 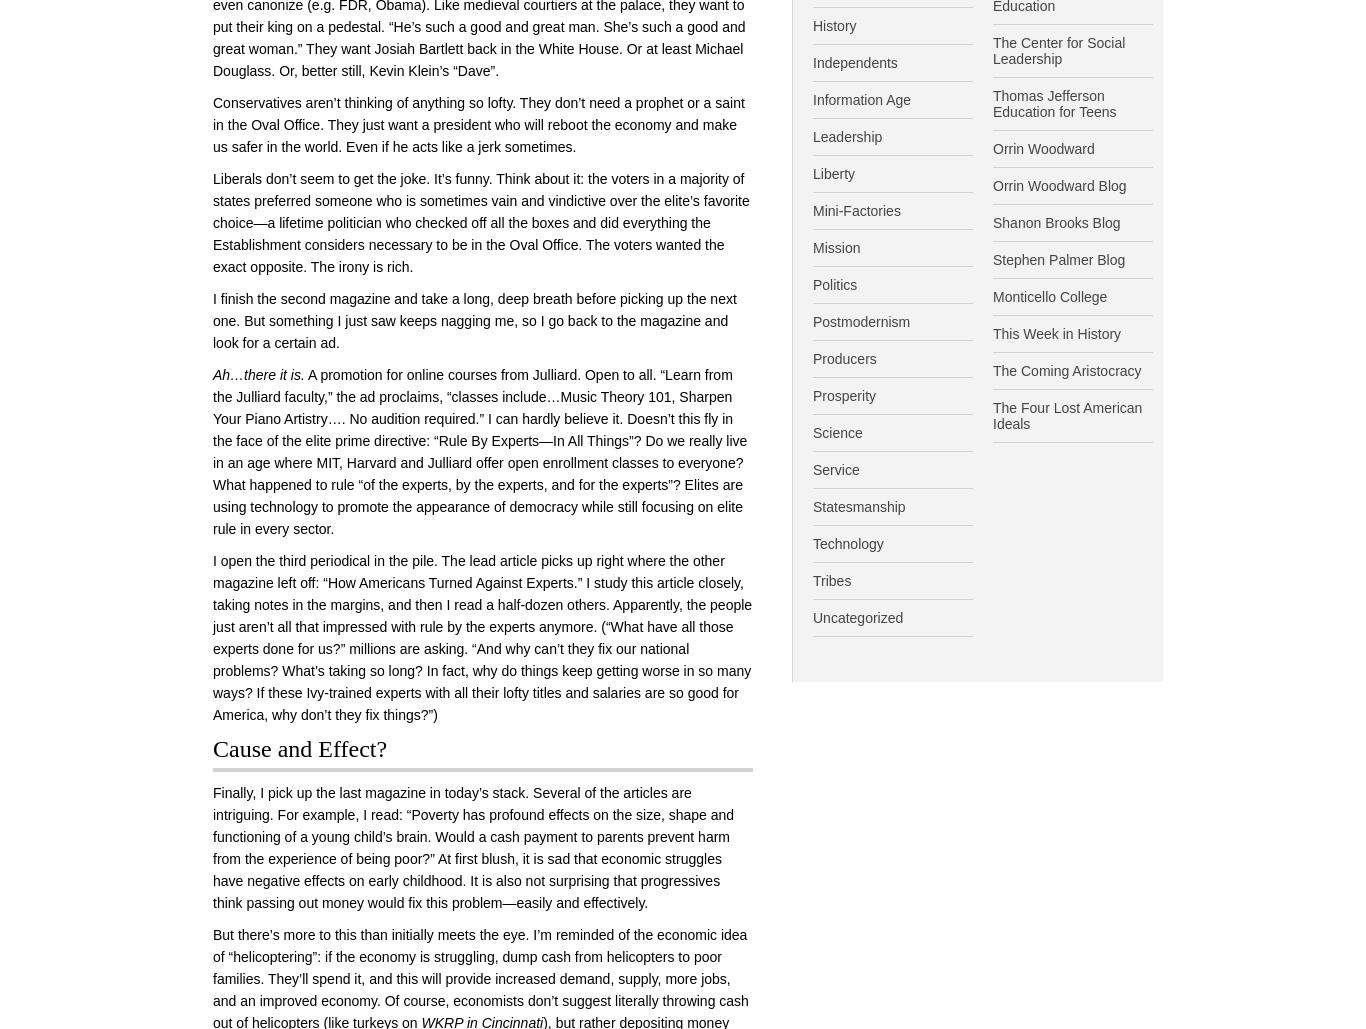 What do you see at coordinates (482, 637) in the screenshot?
I see `'I open the third periodical in the pile. The lead article picks up right where the other magazine left off: “How Americans Turned Against Experts.” I study this article closely, taking notes in the margins, and then I read a half-dozen others. Apparently, the people just aren’t all that impressed with rule by the experts anymore. (“What have all those experts done for us?” millions are asking. “And why can’t they fix our national problems? What’s taking so long? In fact, why do things keep getting worse in so many ways? If these Ivy-trained experts with all their lofty titles and salaries are so good for America, why don’t they fix things?”)'` at bounding box center [482, 637].